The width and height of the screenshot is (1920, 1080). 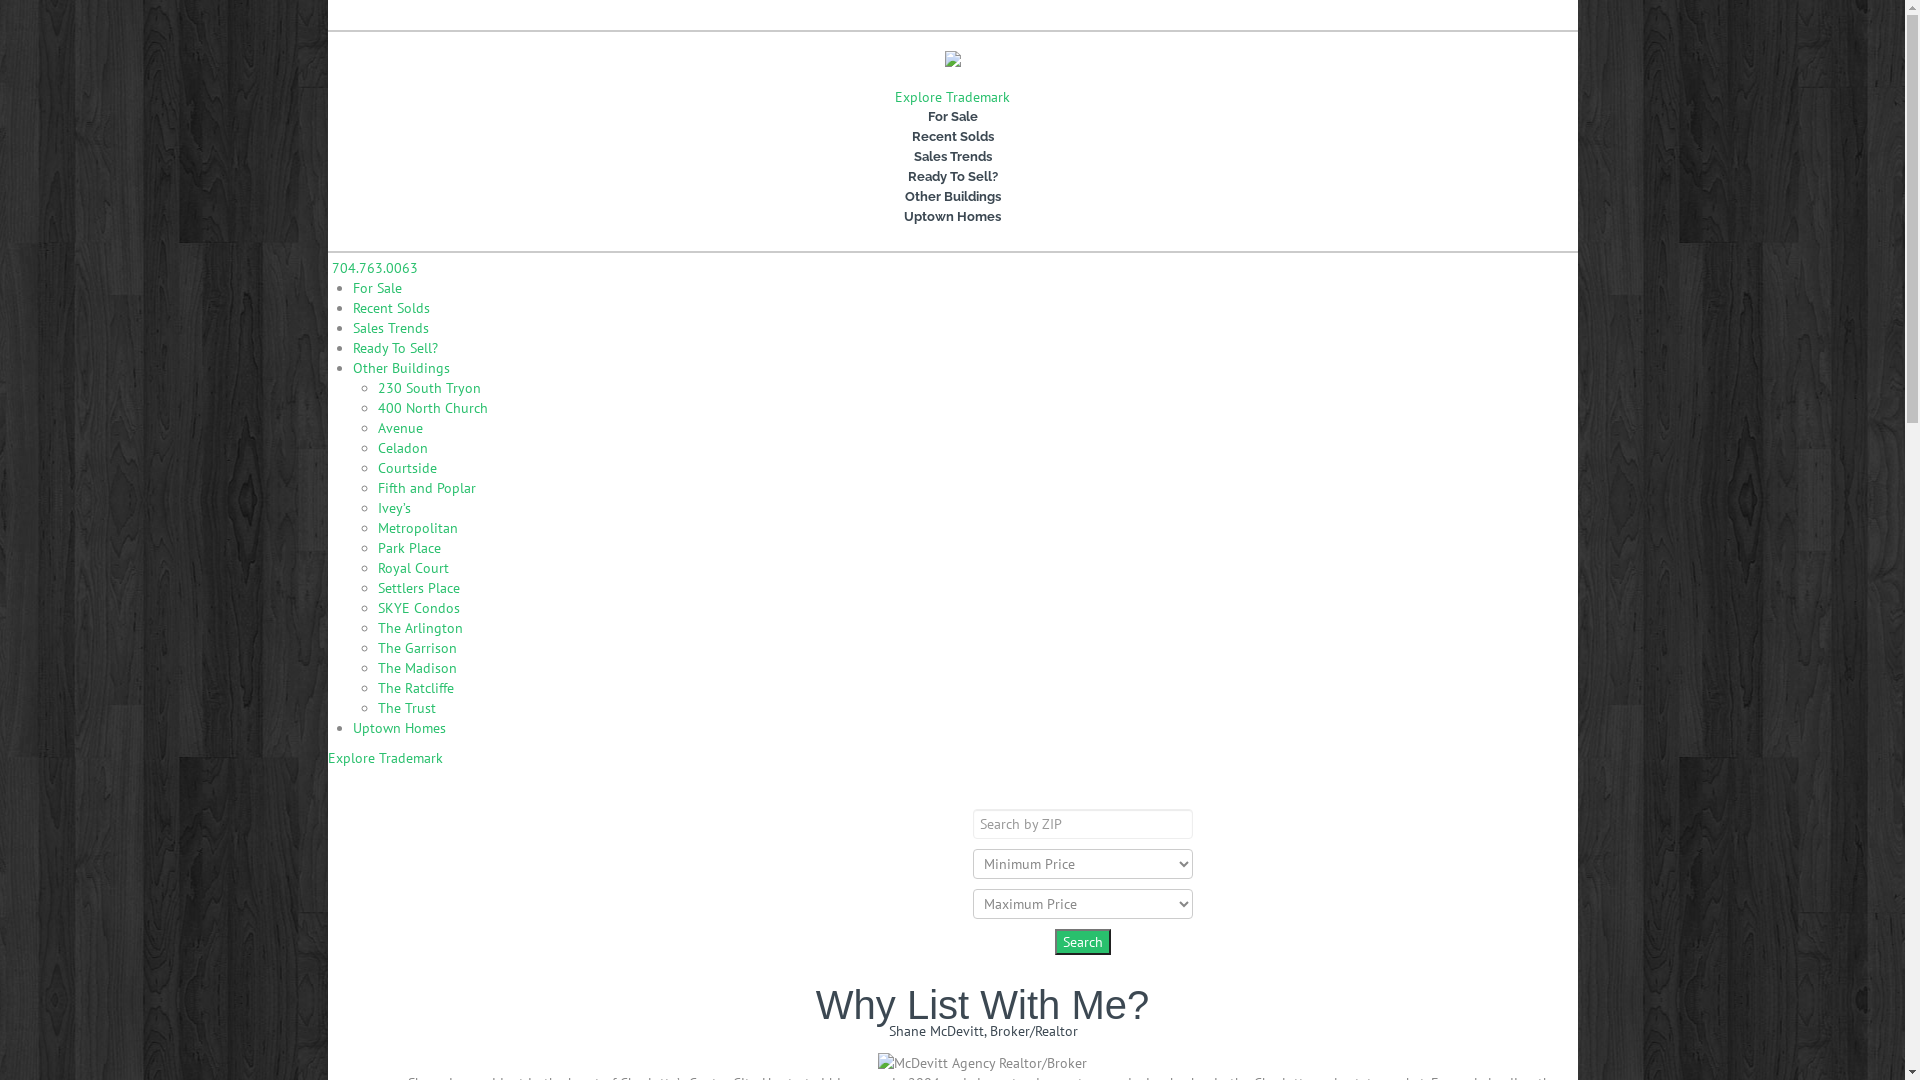 I want to click on 'Metropolitan', so click(x=378, y=527).